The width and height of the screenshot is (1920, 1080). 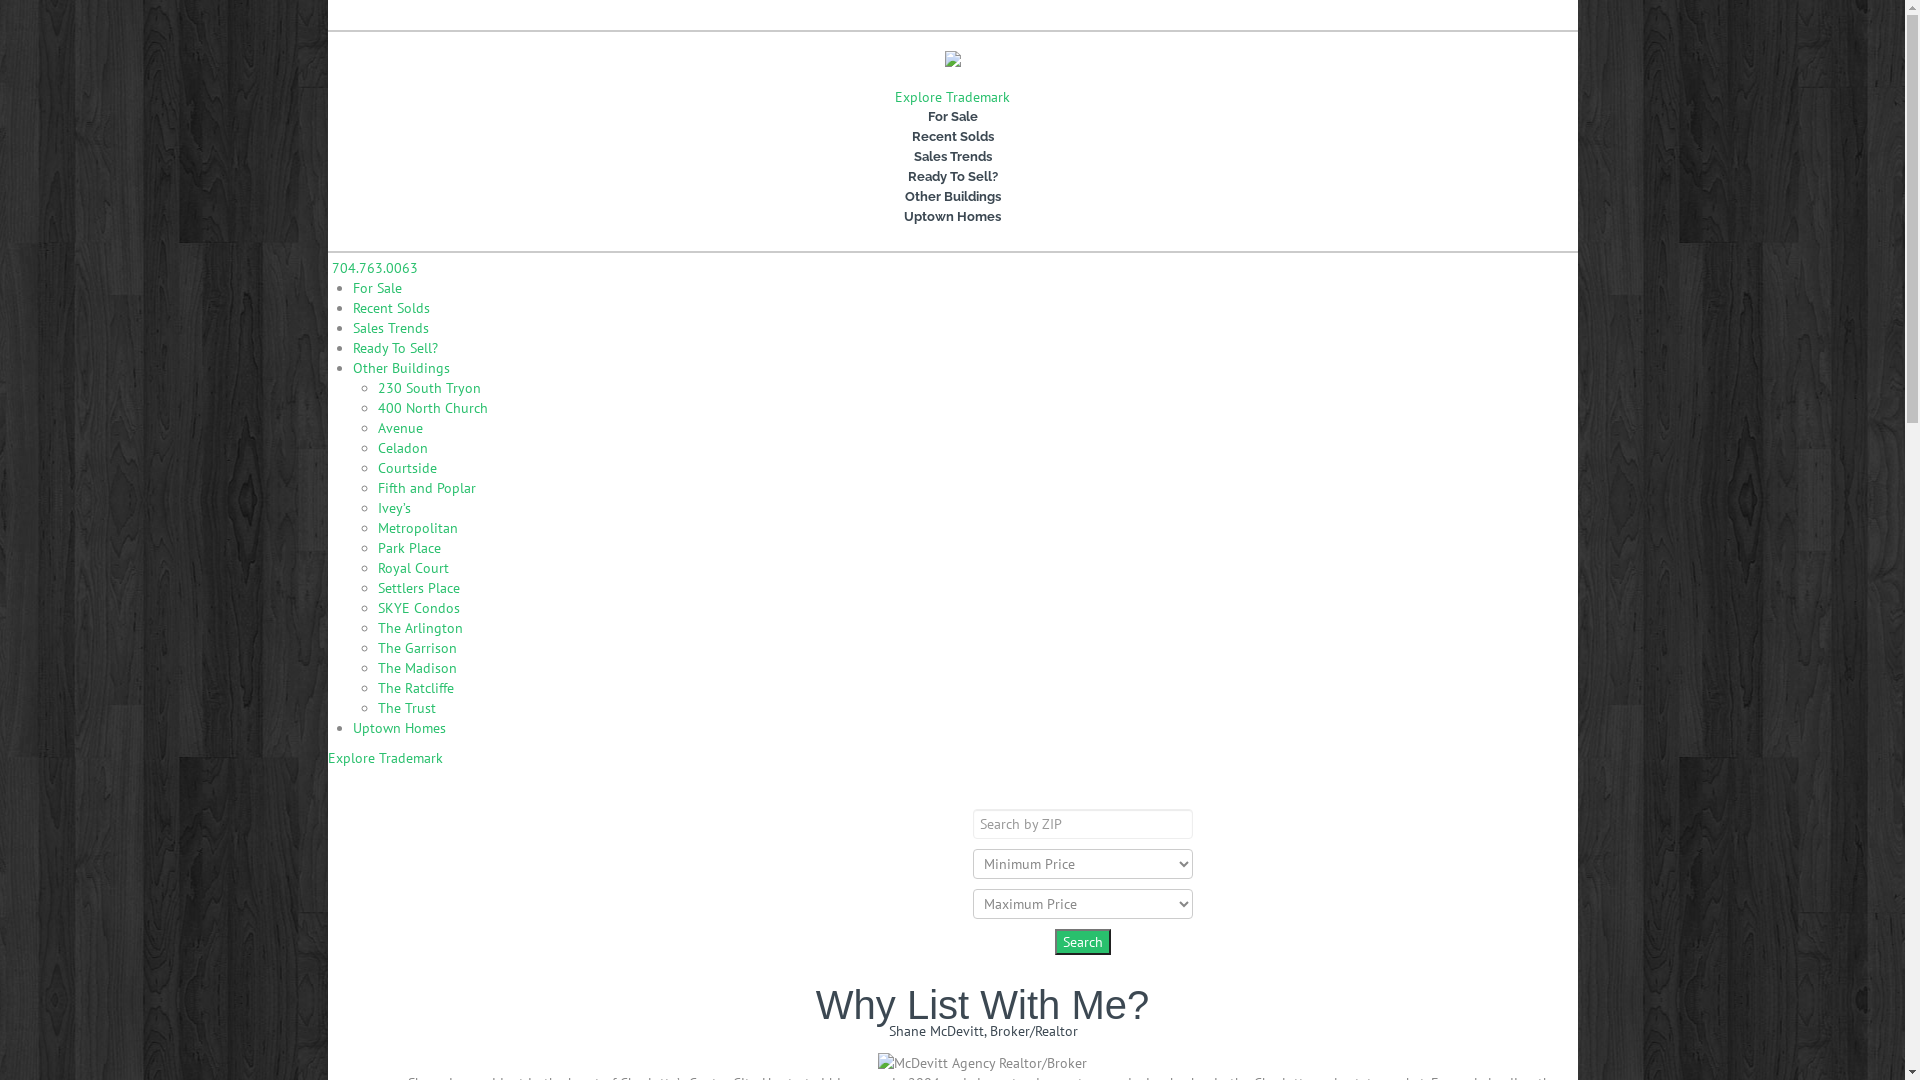 I want to click on 'Metropolitan', so click(x=378, y=527).